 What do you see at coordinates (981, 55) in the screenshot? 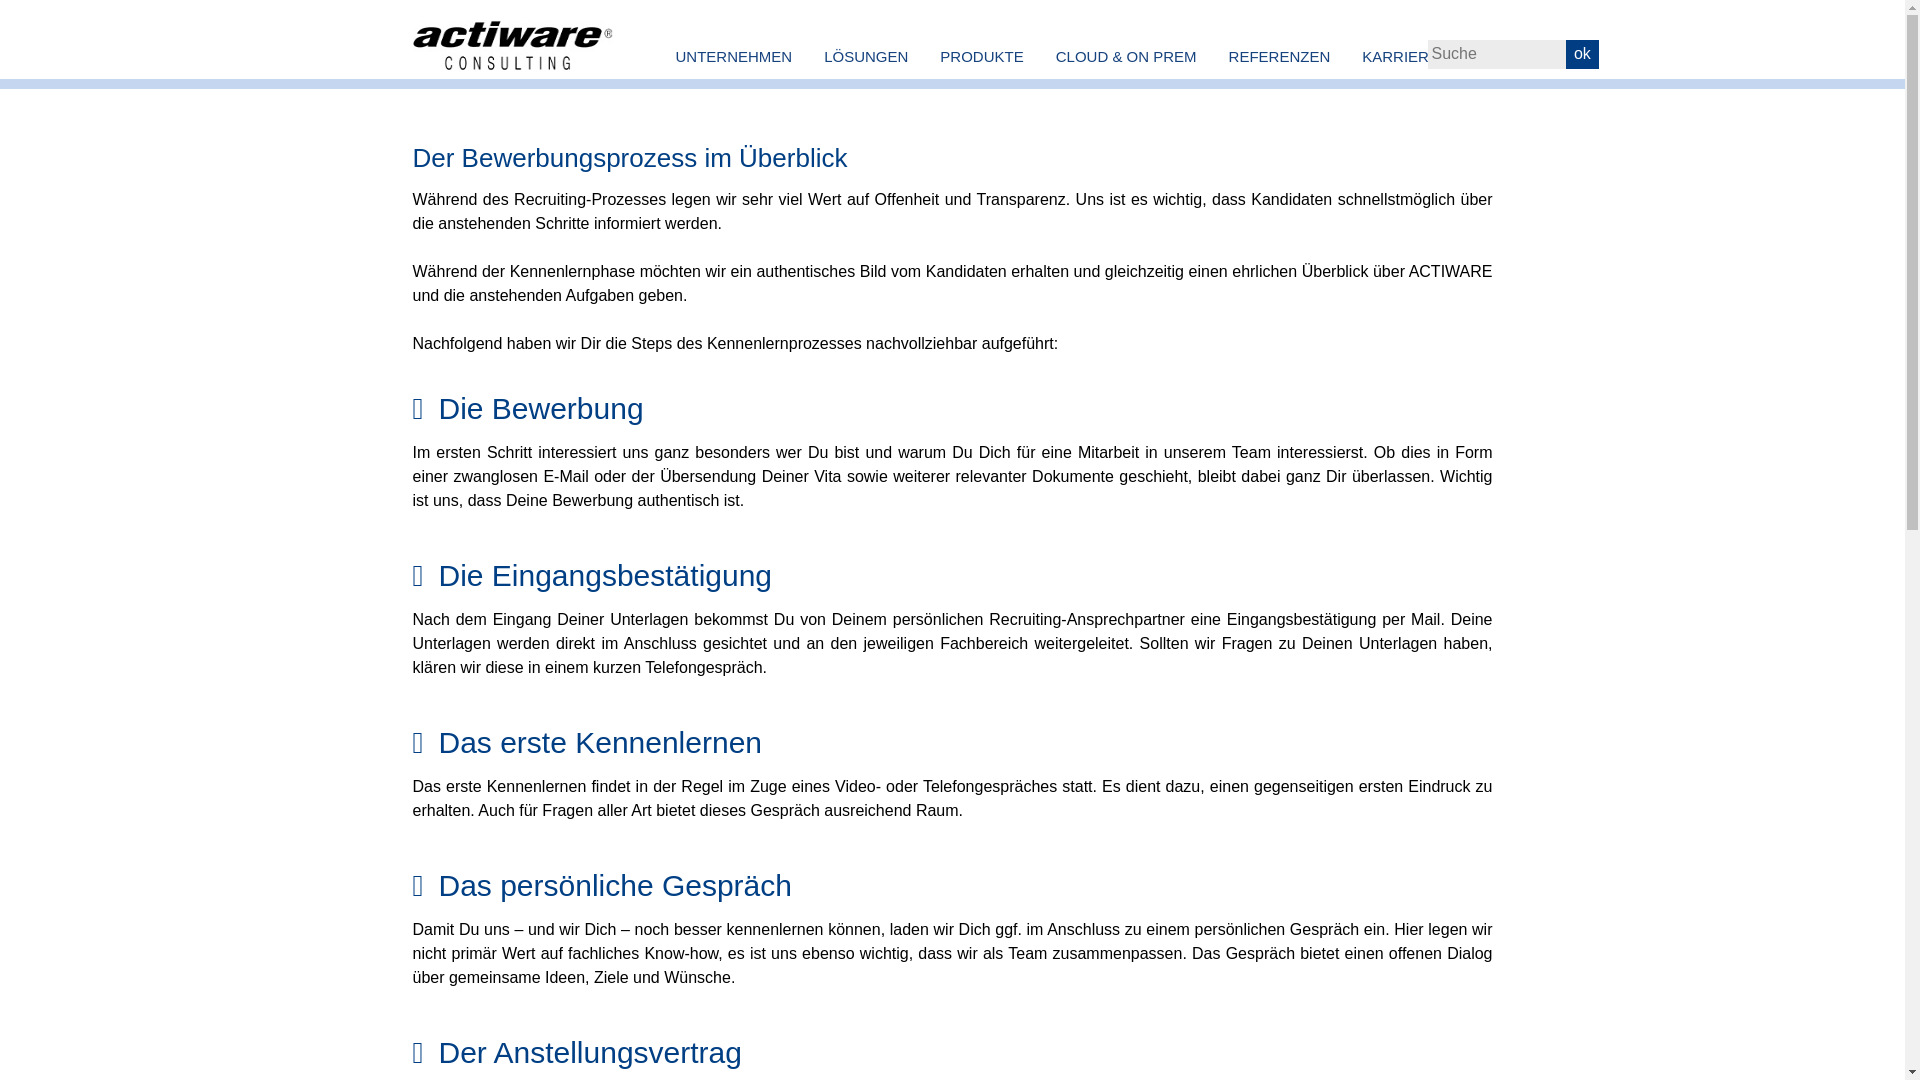
I see `'PRODUKTE'` at bounding box center [981, 55].